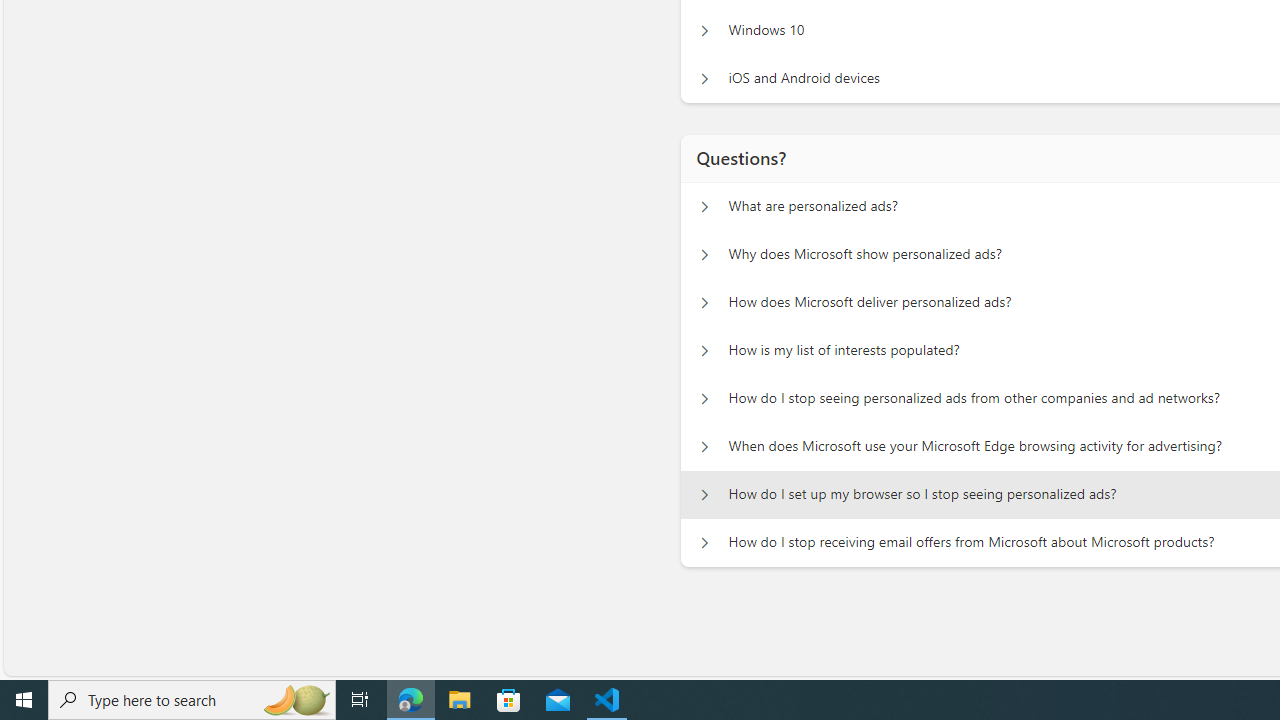 Image resolution: width=1280 pixels, height=720 pixels. What do you see at coordinates (704, 206) in the screenshot?
I see `'Questions? What are personalized ads?'` at bounding box center [704, 206].